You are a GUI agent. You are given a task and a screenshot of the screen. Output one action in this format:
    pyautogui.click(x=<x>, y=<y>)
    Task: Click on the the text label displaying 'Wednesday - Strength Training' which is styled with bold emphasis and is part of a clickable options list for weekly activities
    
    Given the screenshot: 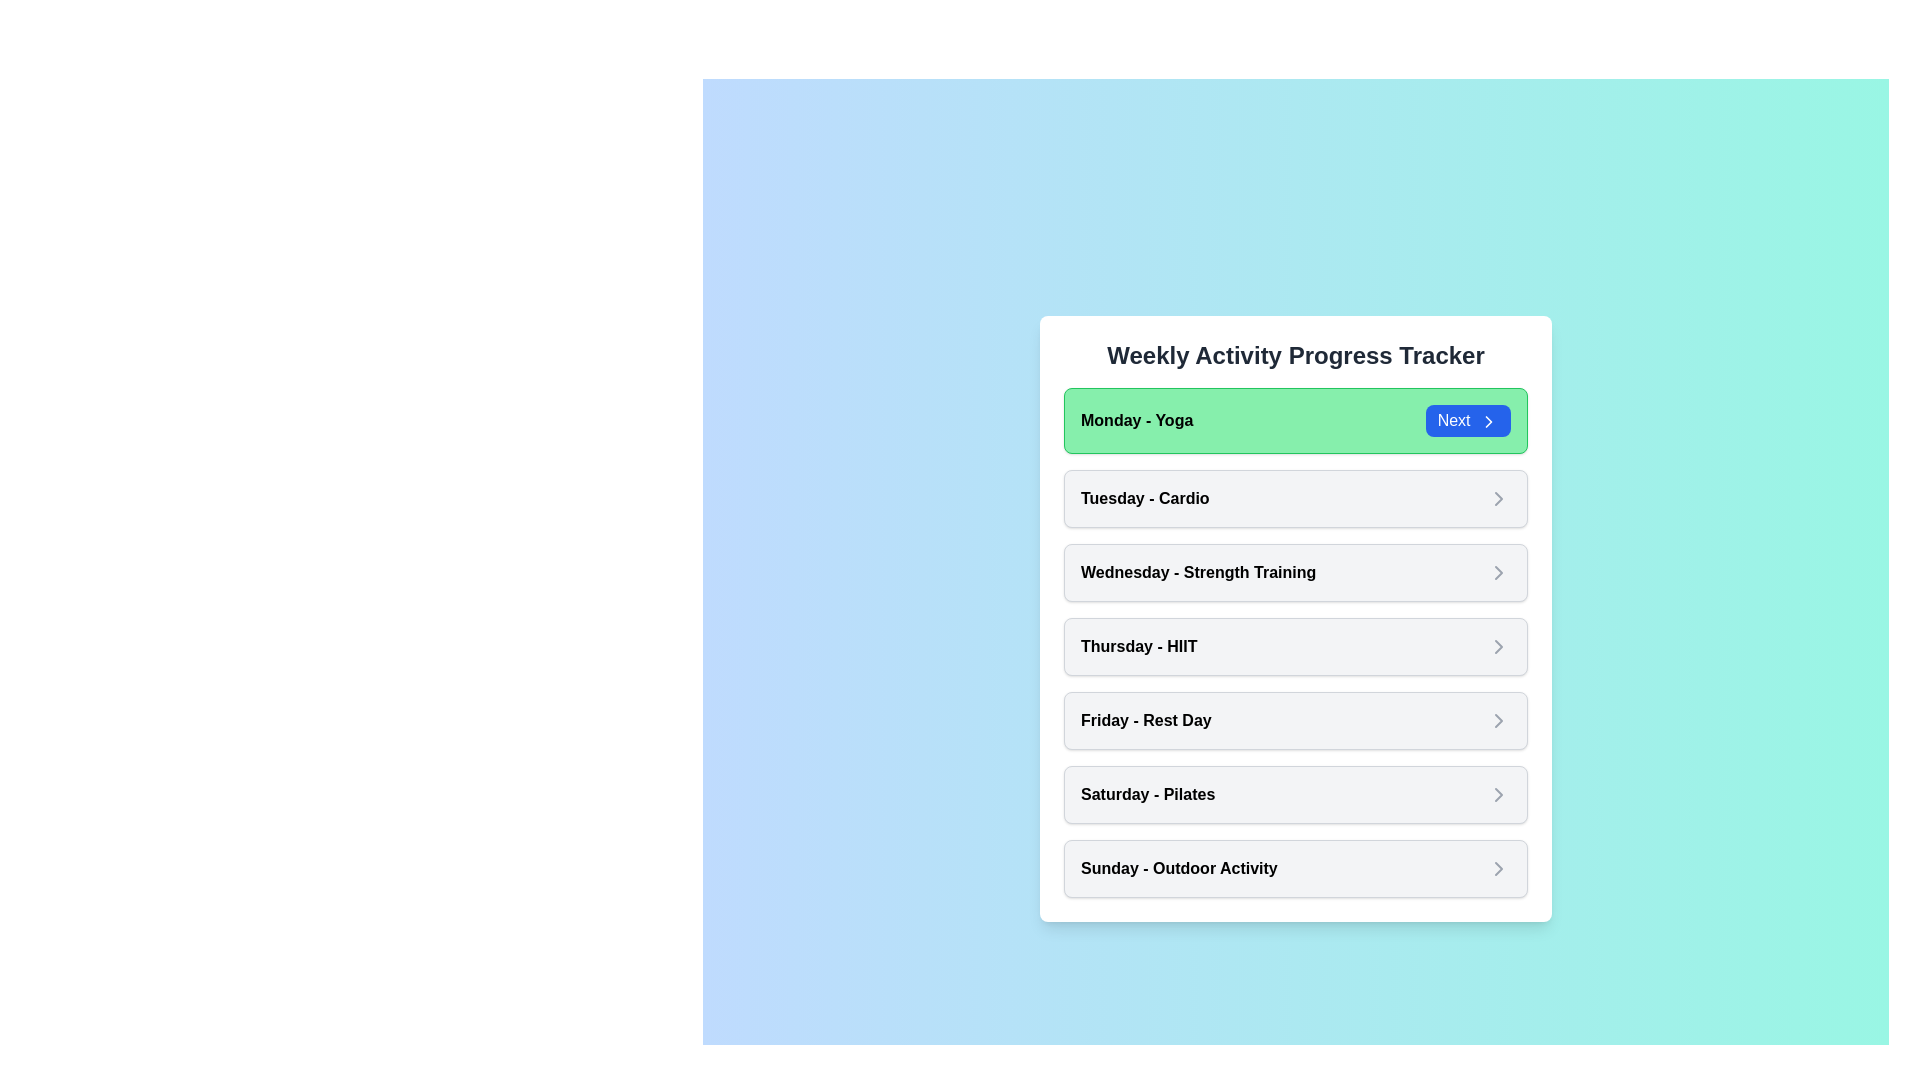 What is the action you would take?
    pyautogui.click(x=1198, y=573)
    